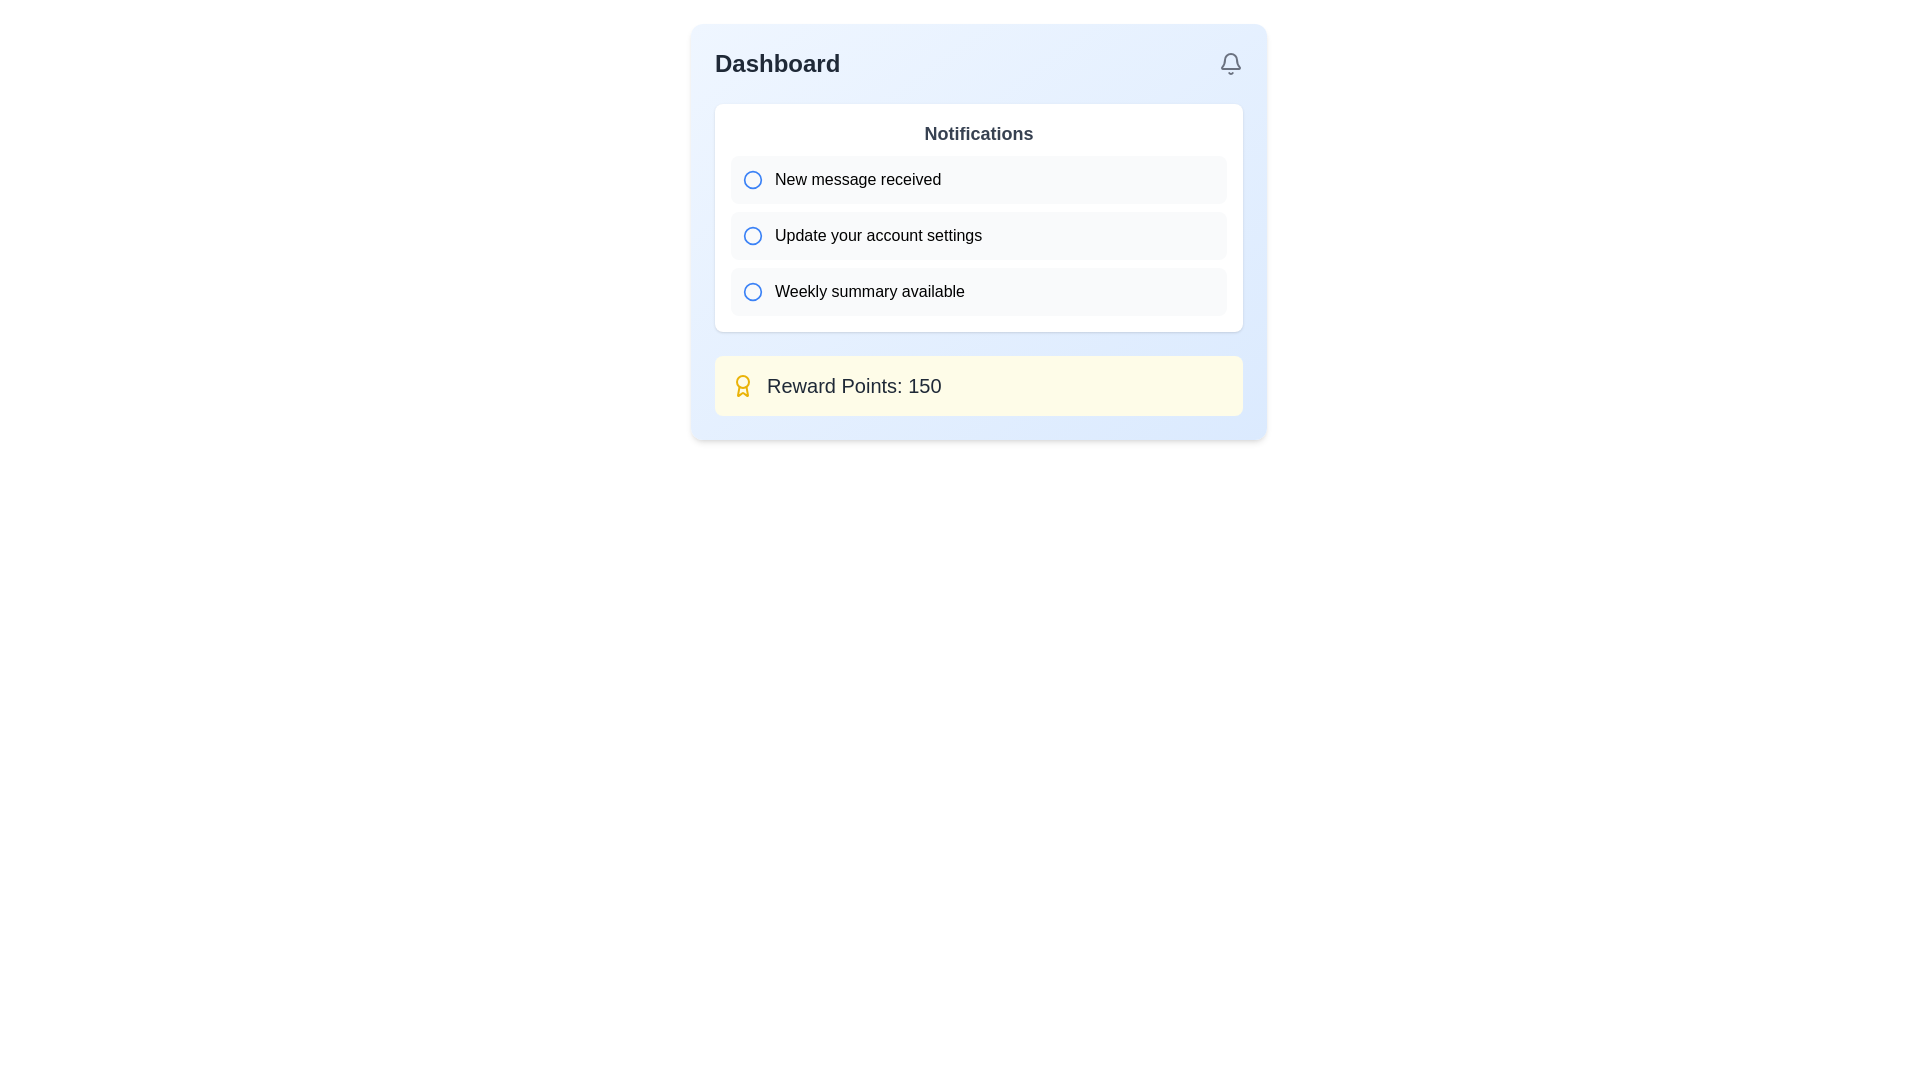  What do you see at coordinates (752, 292) in the screenshot?
I see `the circular blue-stroke graphic icon located in the Notifications section, adjacent to the text 'Weekly summary available'` at bounding box center [752, 292].